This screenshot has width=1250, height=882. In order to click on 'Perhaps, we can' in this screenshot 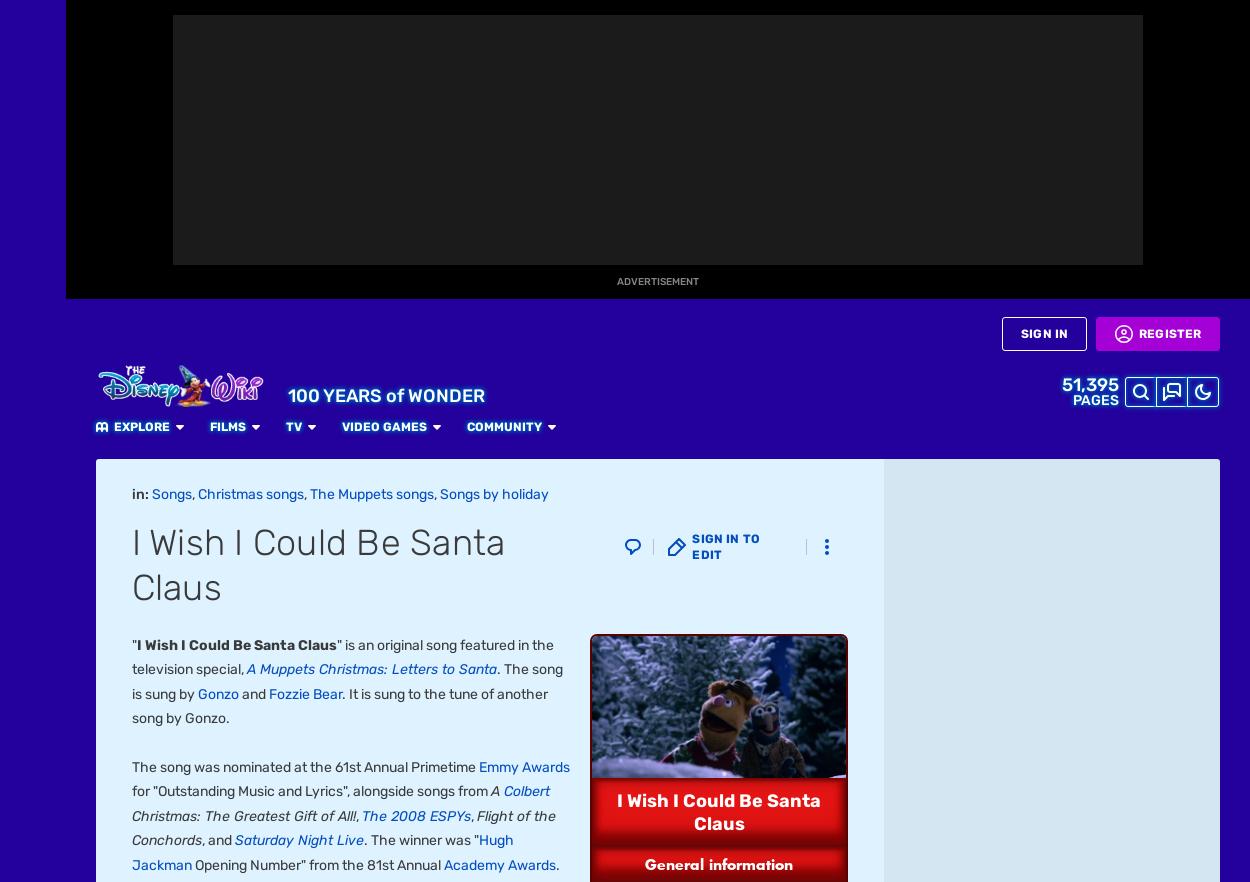, I will do `click(131, 274)`.